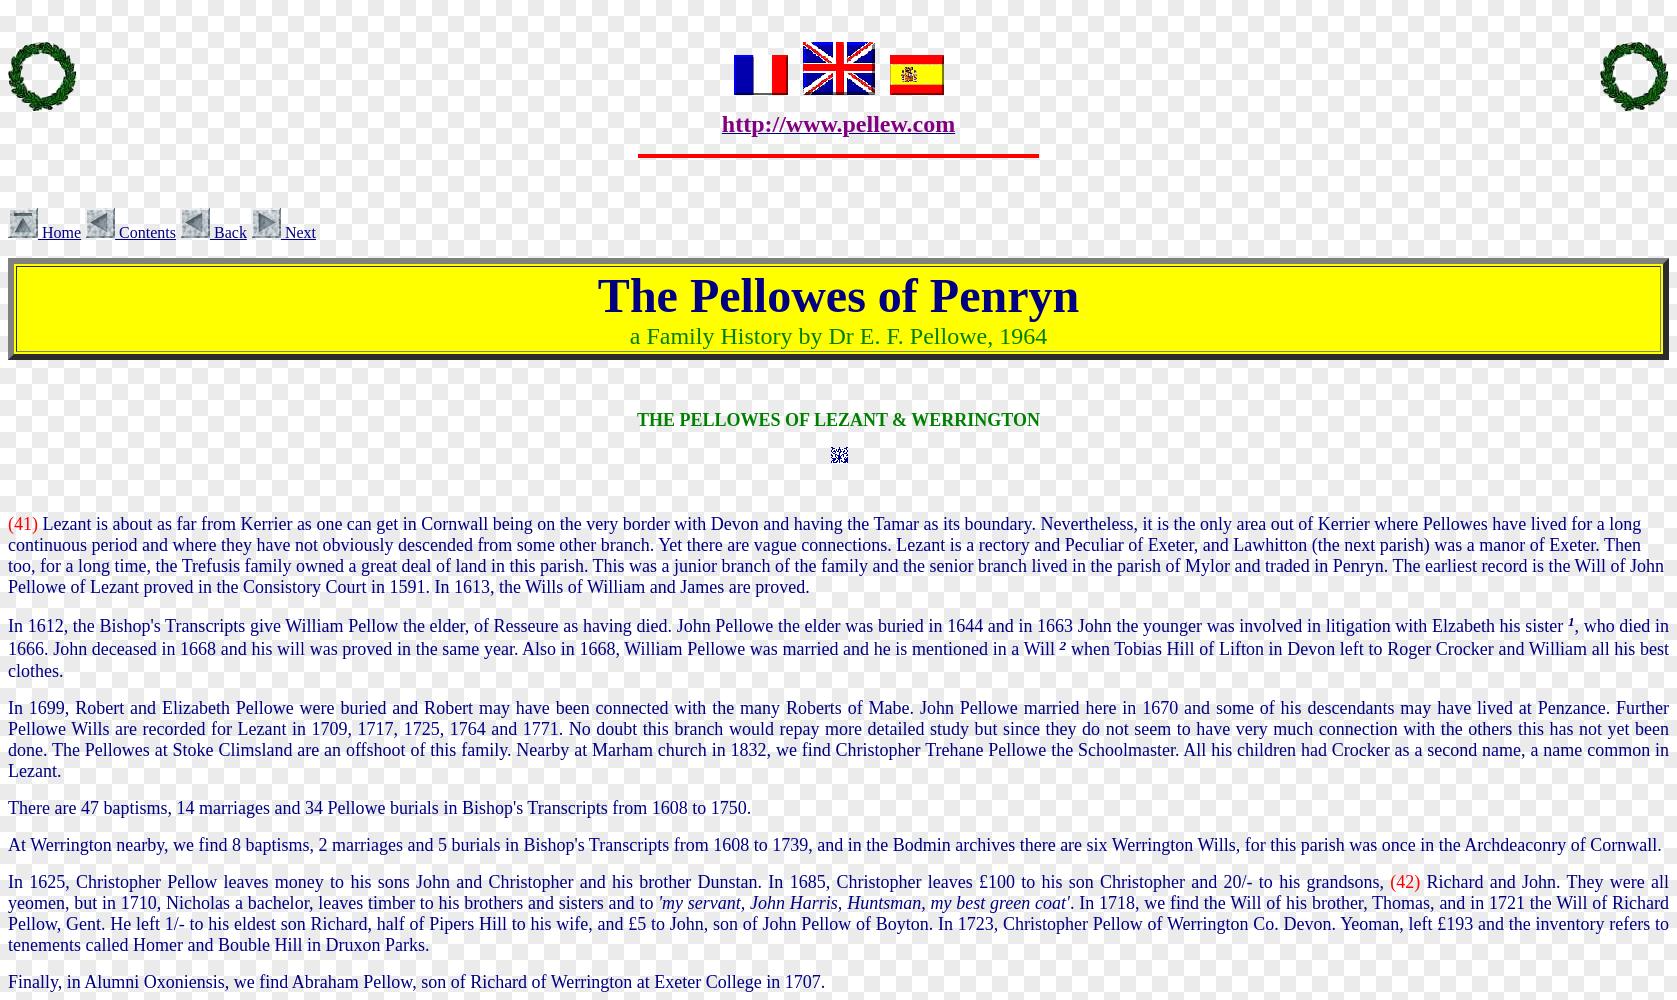  Describe the element at coordinates (838, 923) in the screenshot. I see `'. In 1718, we find the Will of his brother, Thomas, and
in 1721 the Will of Richard Pellow, Gent. He left 1/- to his eldest son Richard,
half of Pipers Hill to his wife, and £5 to John, son of John Pellow of Boyton.
In 1723, Christopher Pellow of Werrington Co. Devon. Yeoman, left £193 and the
inventory refers to tenements called Homer and Bouble Hill in Druxon Parks.'` at that location.